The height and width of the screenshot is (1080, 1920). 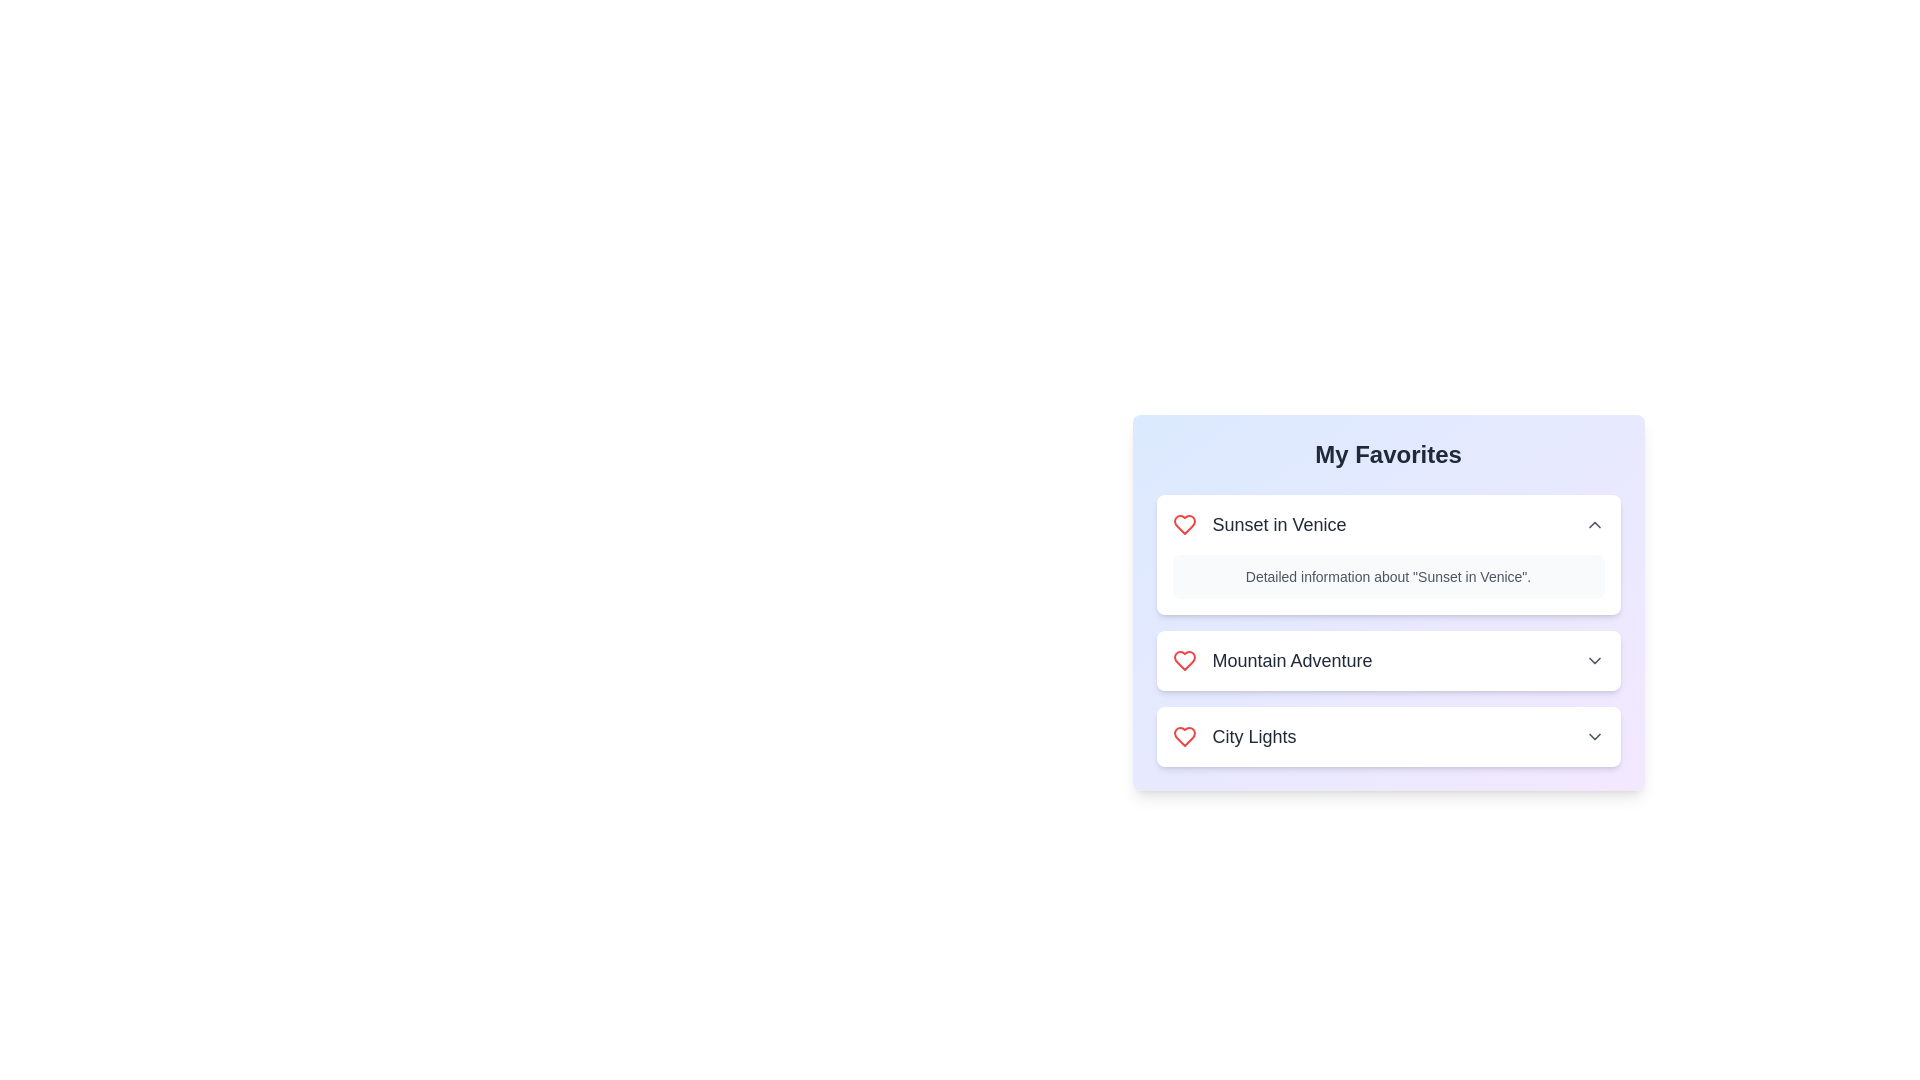 I want to click on the title of the favorite item Sunset in Venice, so click(x=1258, y=523).